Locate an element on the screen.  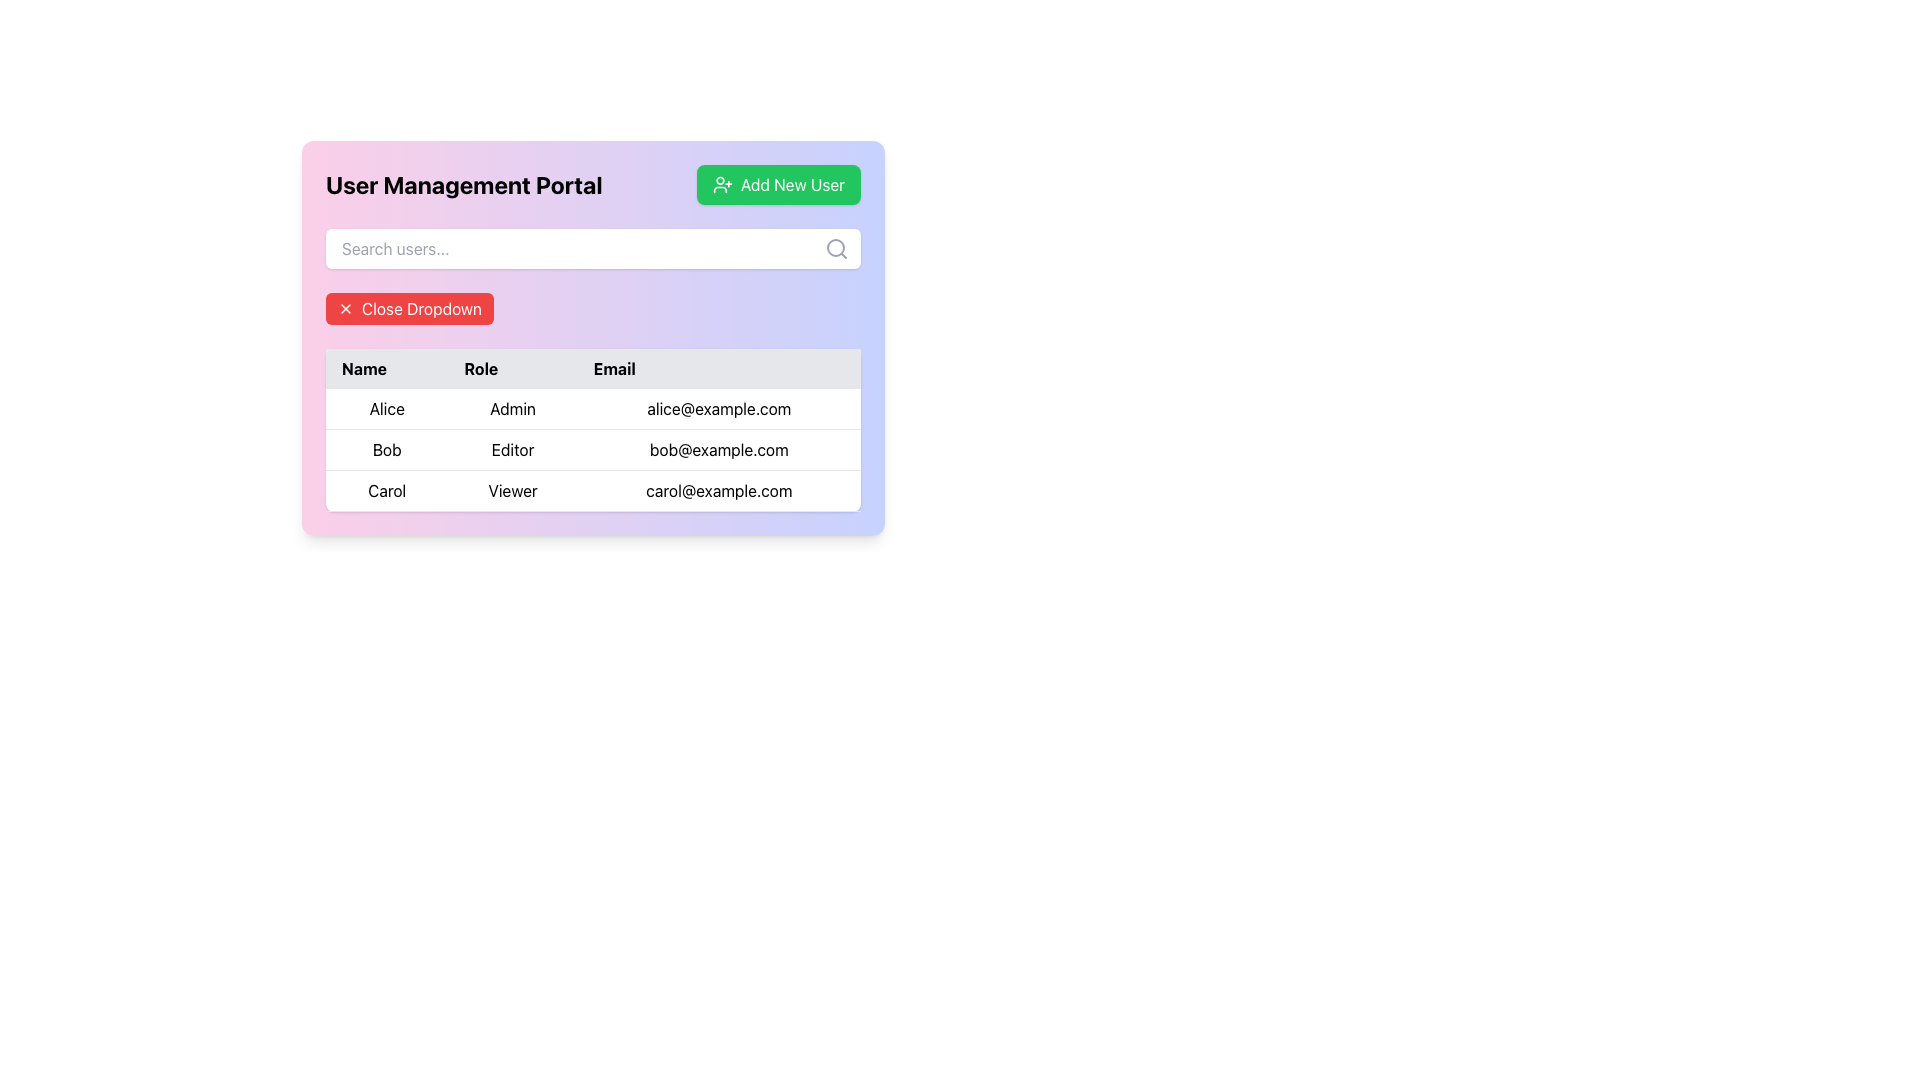
the text label displaying 'Carol' in bold font is located at coordinates (387, 490).